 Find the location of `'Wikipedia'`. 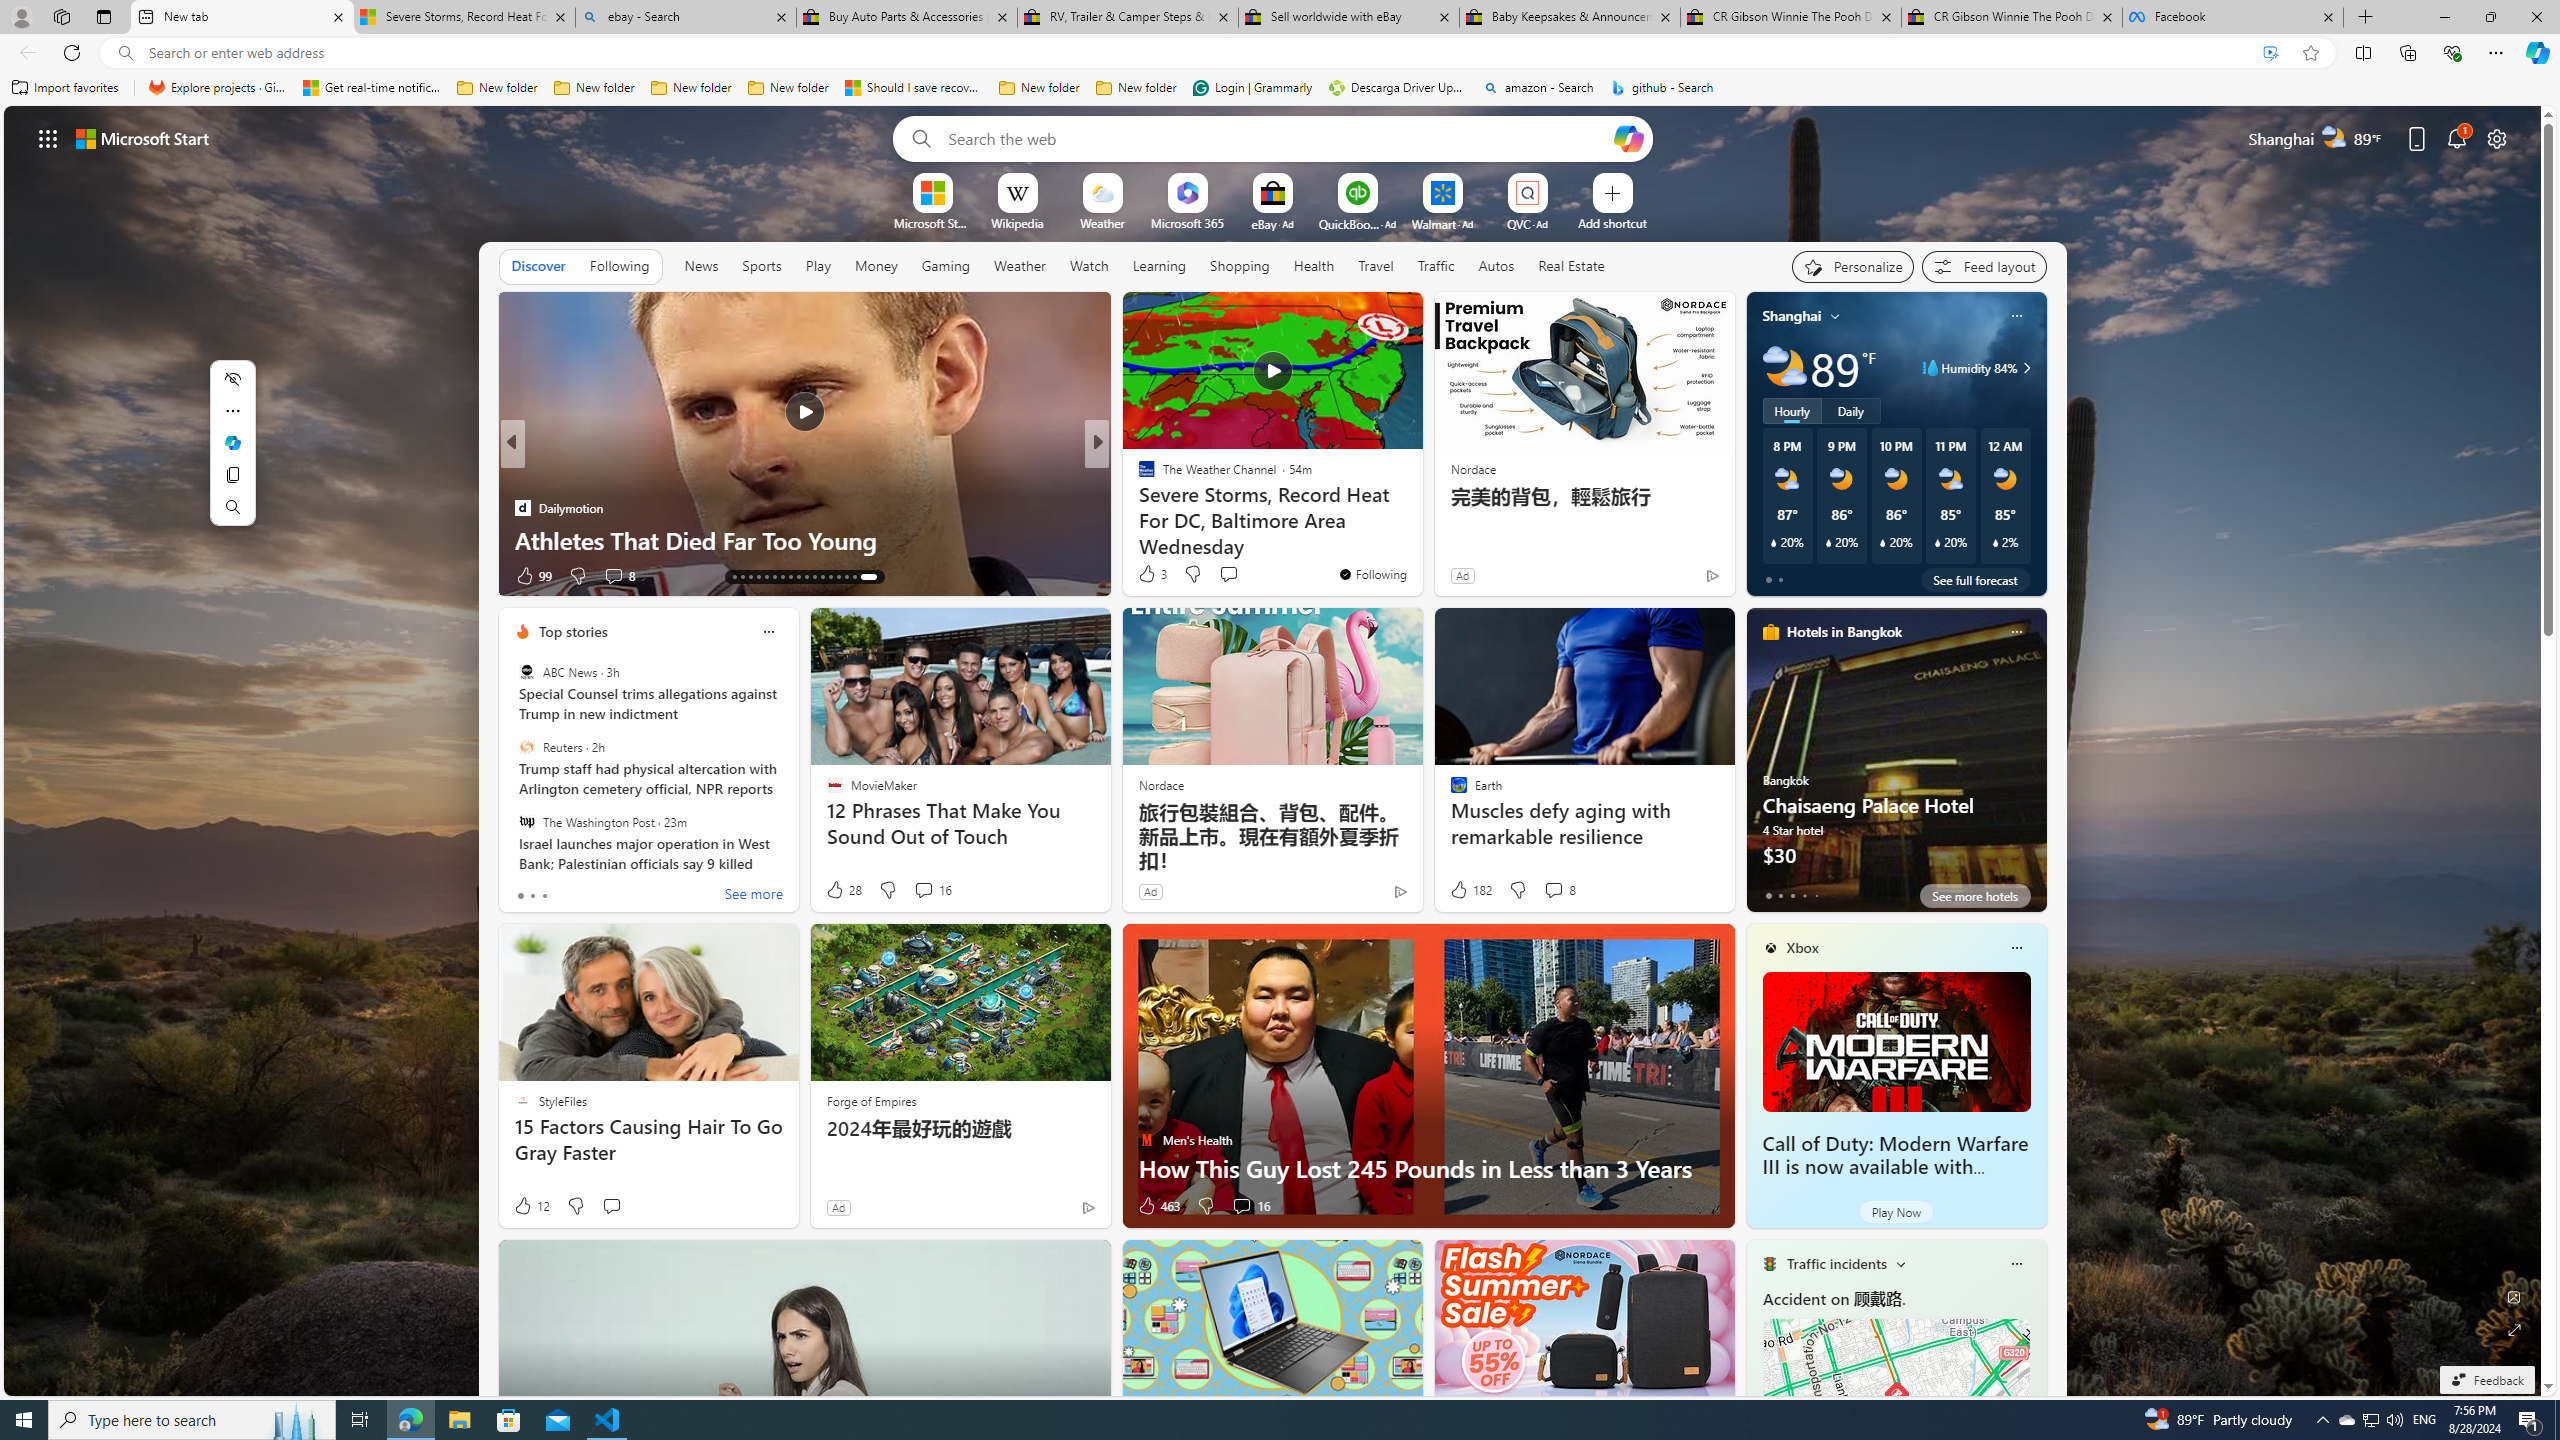

'Wikipedia' is located at coordinates (1016, 222).